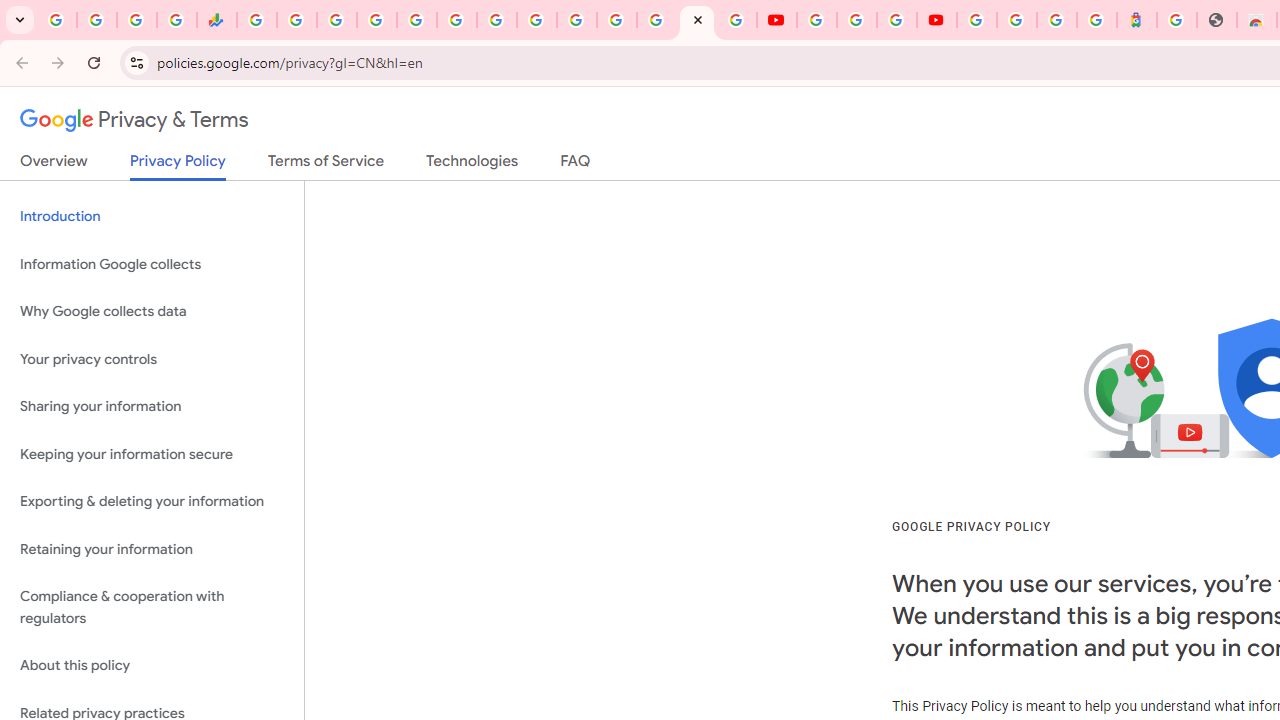 The height and width of the screenshot is (720, 1280). Describe the element at coordinates (697, 19) in the screenshot. I see `'Close'` at that location.